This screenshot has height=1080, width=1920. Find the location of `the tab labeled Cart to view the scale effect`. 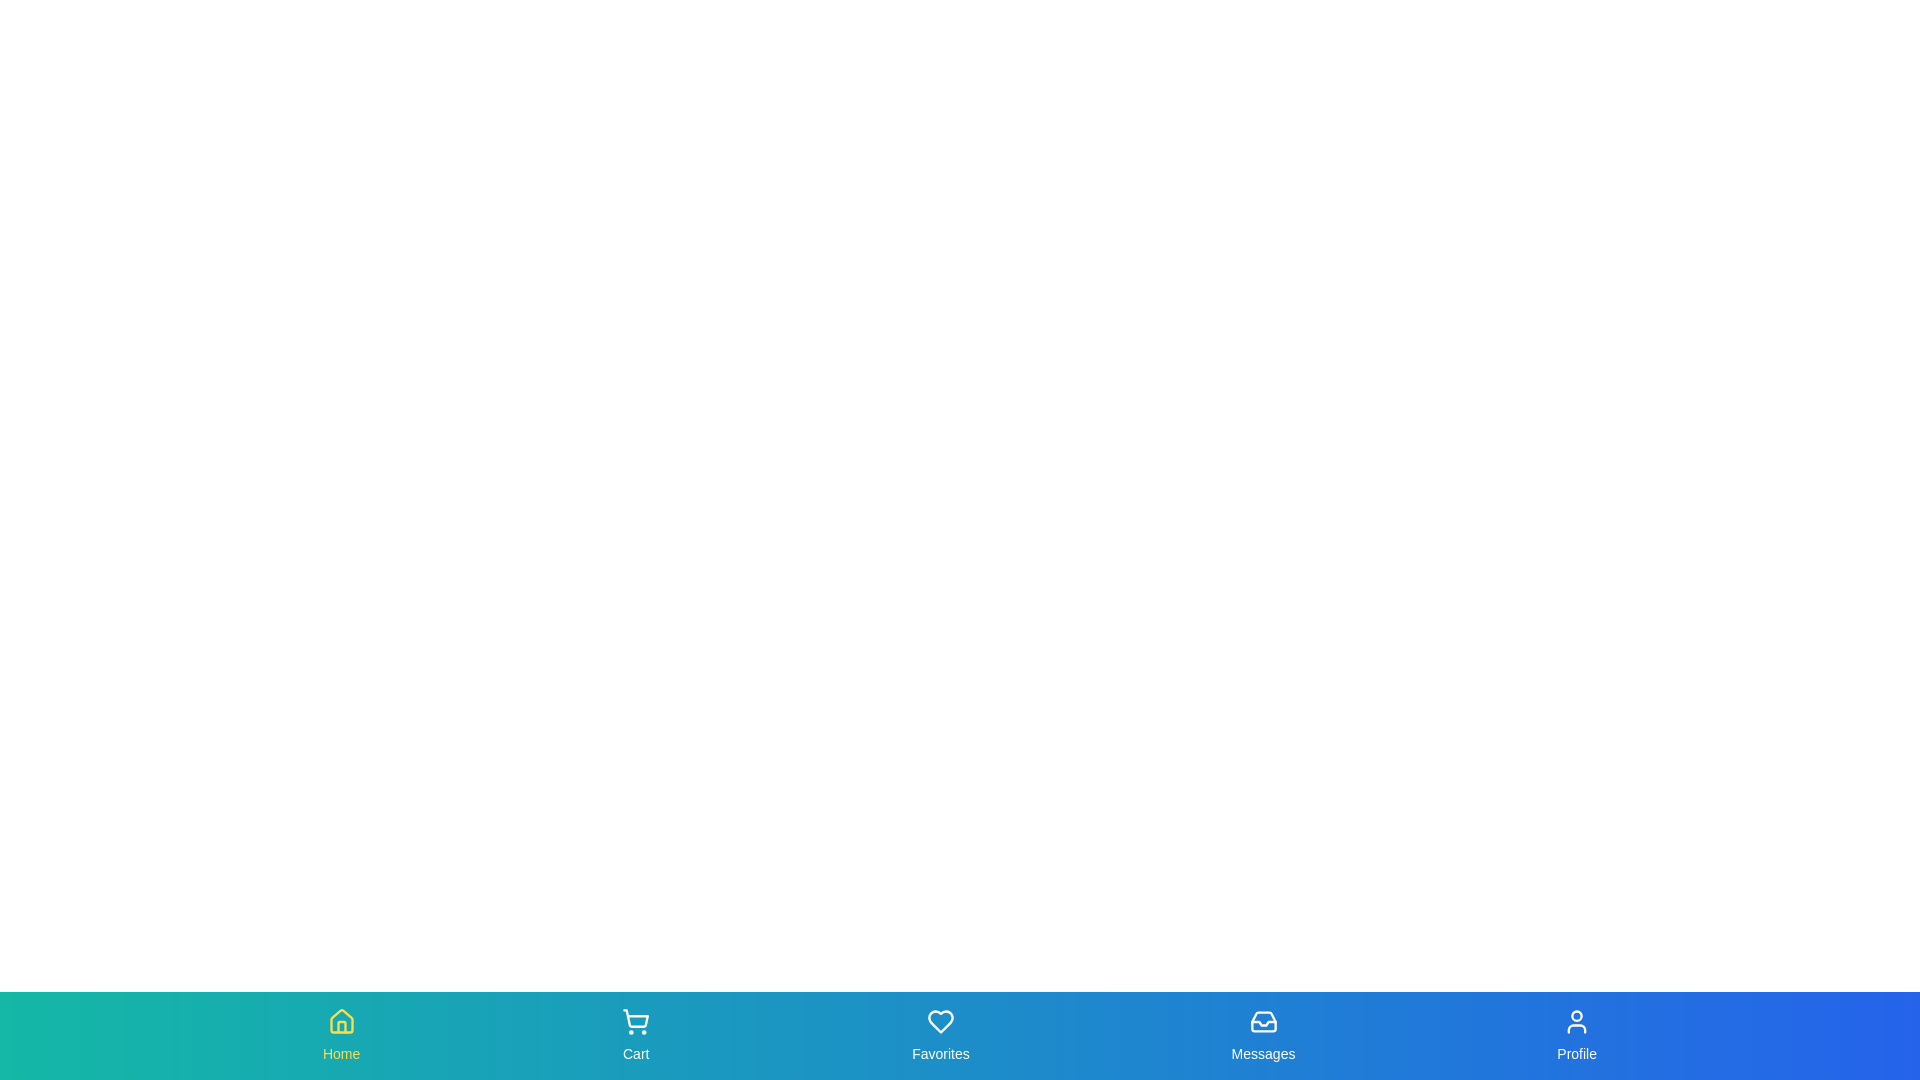

the tab labeled Cart to view the scale effect is located at coordinates (635, 1035).